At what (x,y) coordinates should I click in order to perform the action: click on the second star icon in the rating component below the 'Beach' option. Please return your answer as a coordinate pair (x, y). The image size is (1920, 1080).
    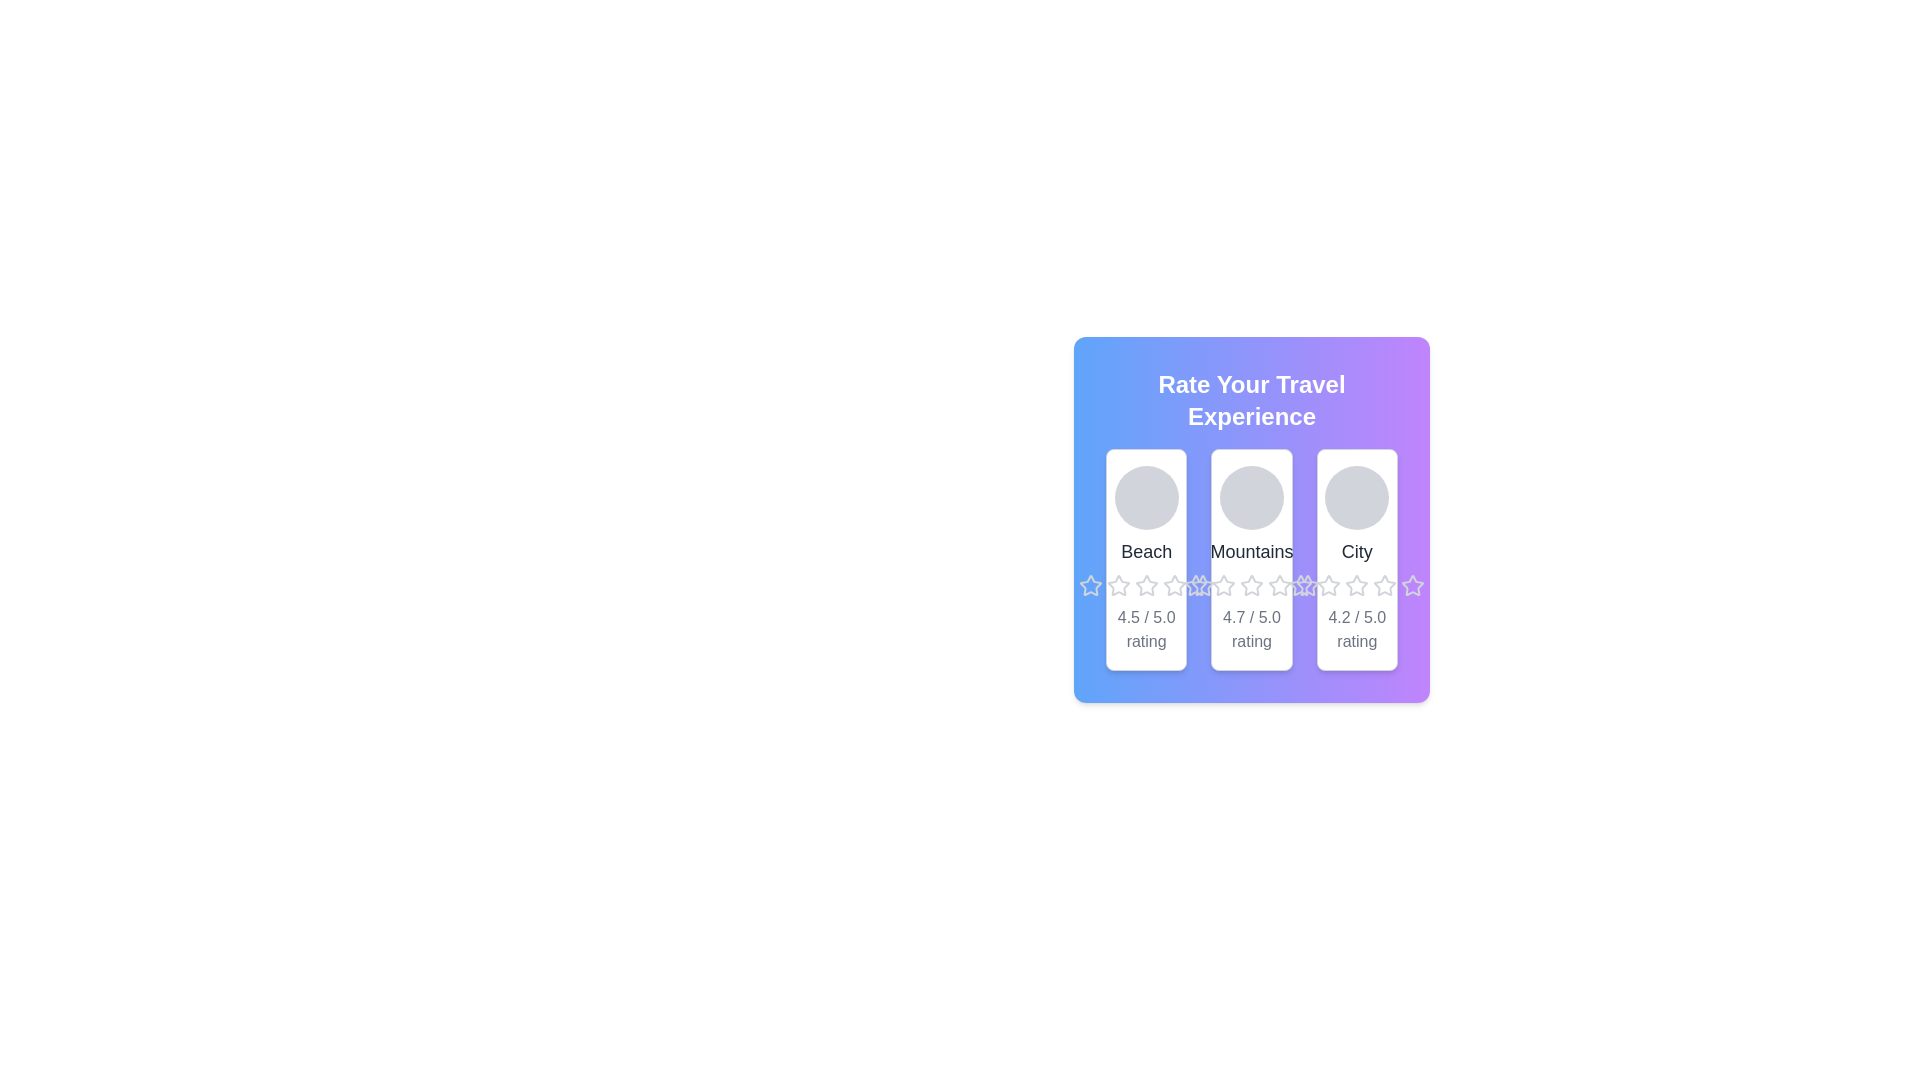
    Looking at the image, I should click on (1146, 585).